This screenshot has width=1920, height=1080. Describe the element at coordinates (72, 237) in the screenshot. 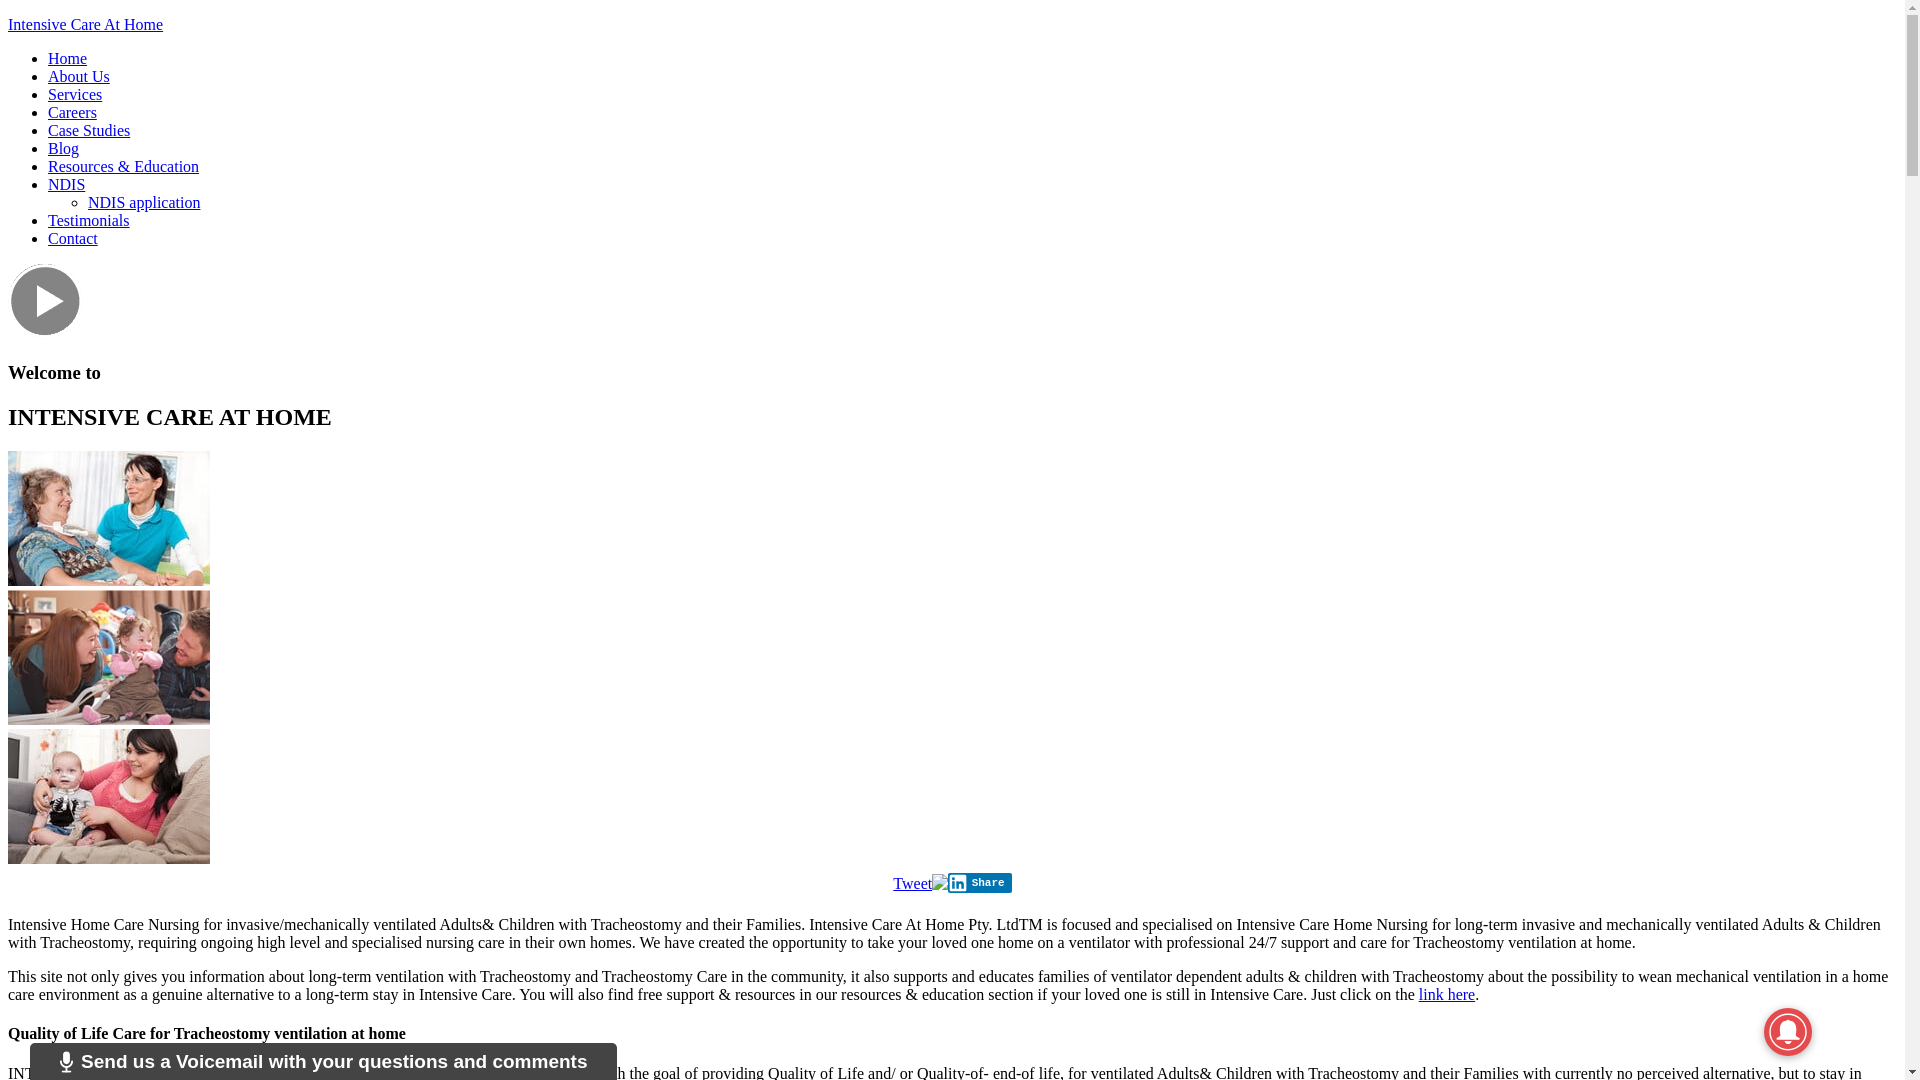

I see `'Contact'` at that location.